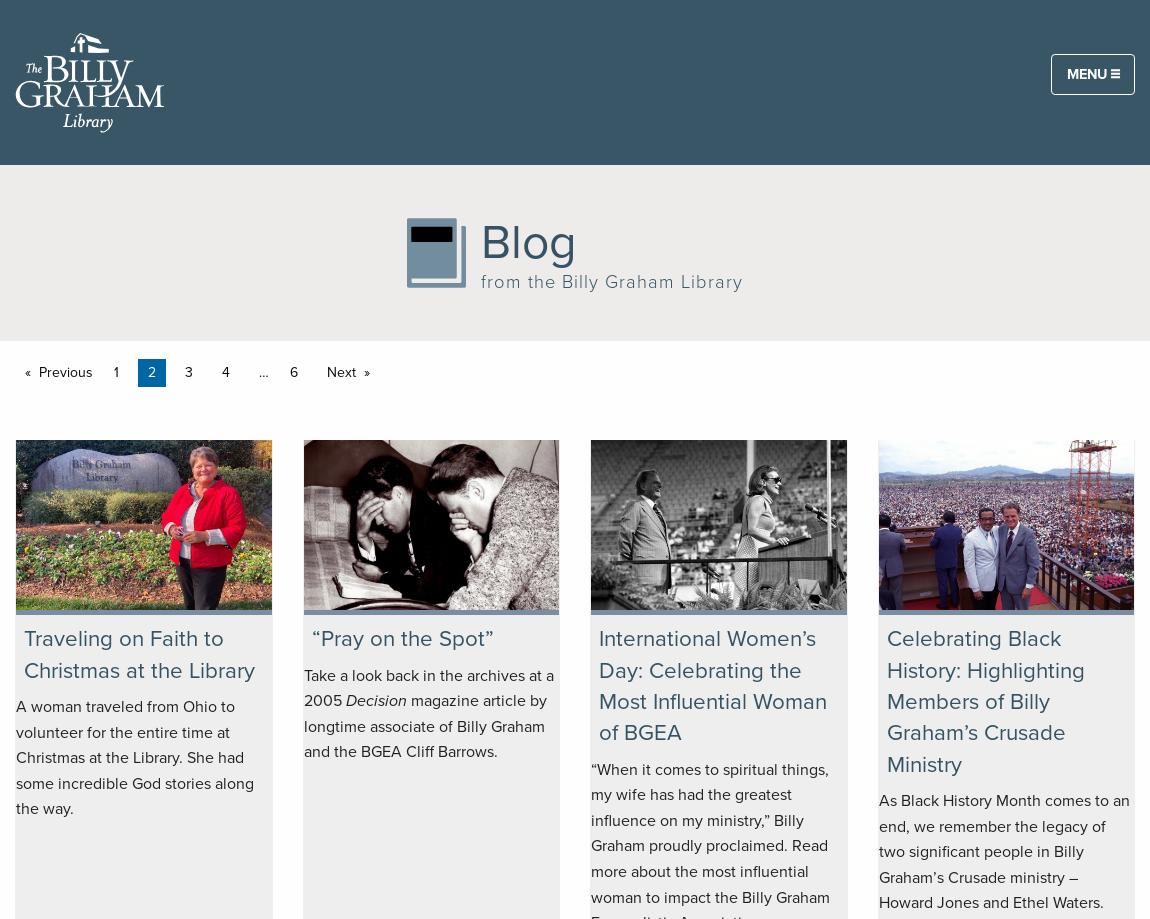 This screenshot has height=919, width=1150. Describe the element at coordinates (220, 371) in the screenshot. I see `'4'` at that location.